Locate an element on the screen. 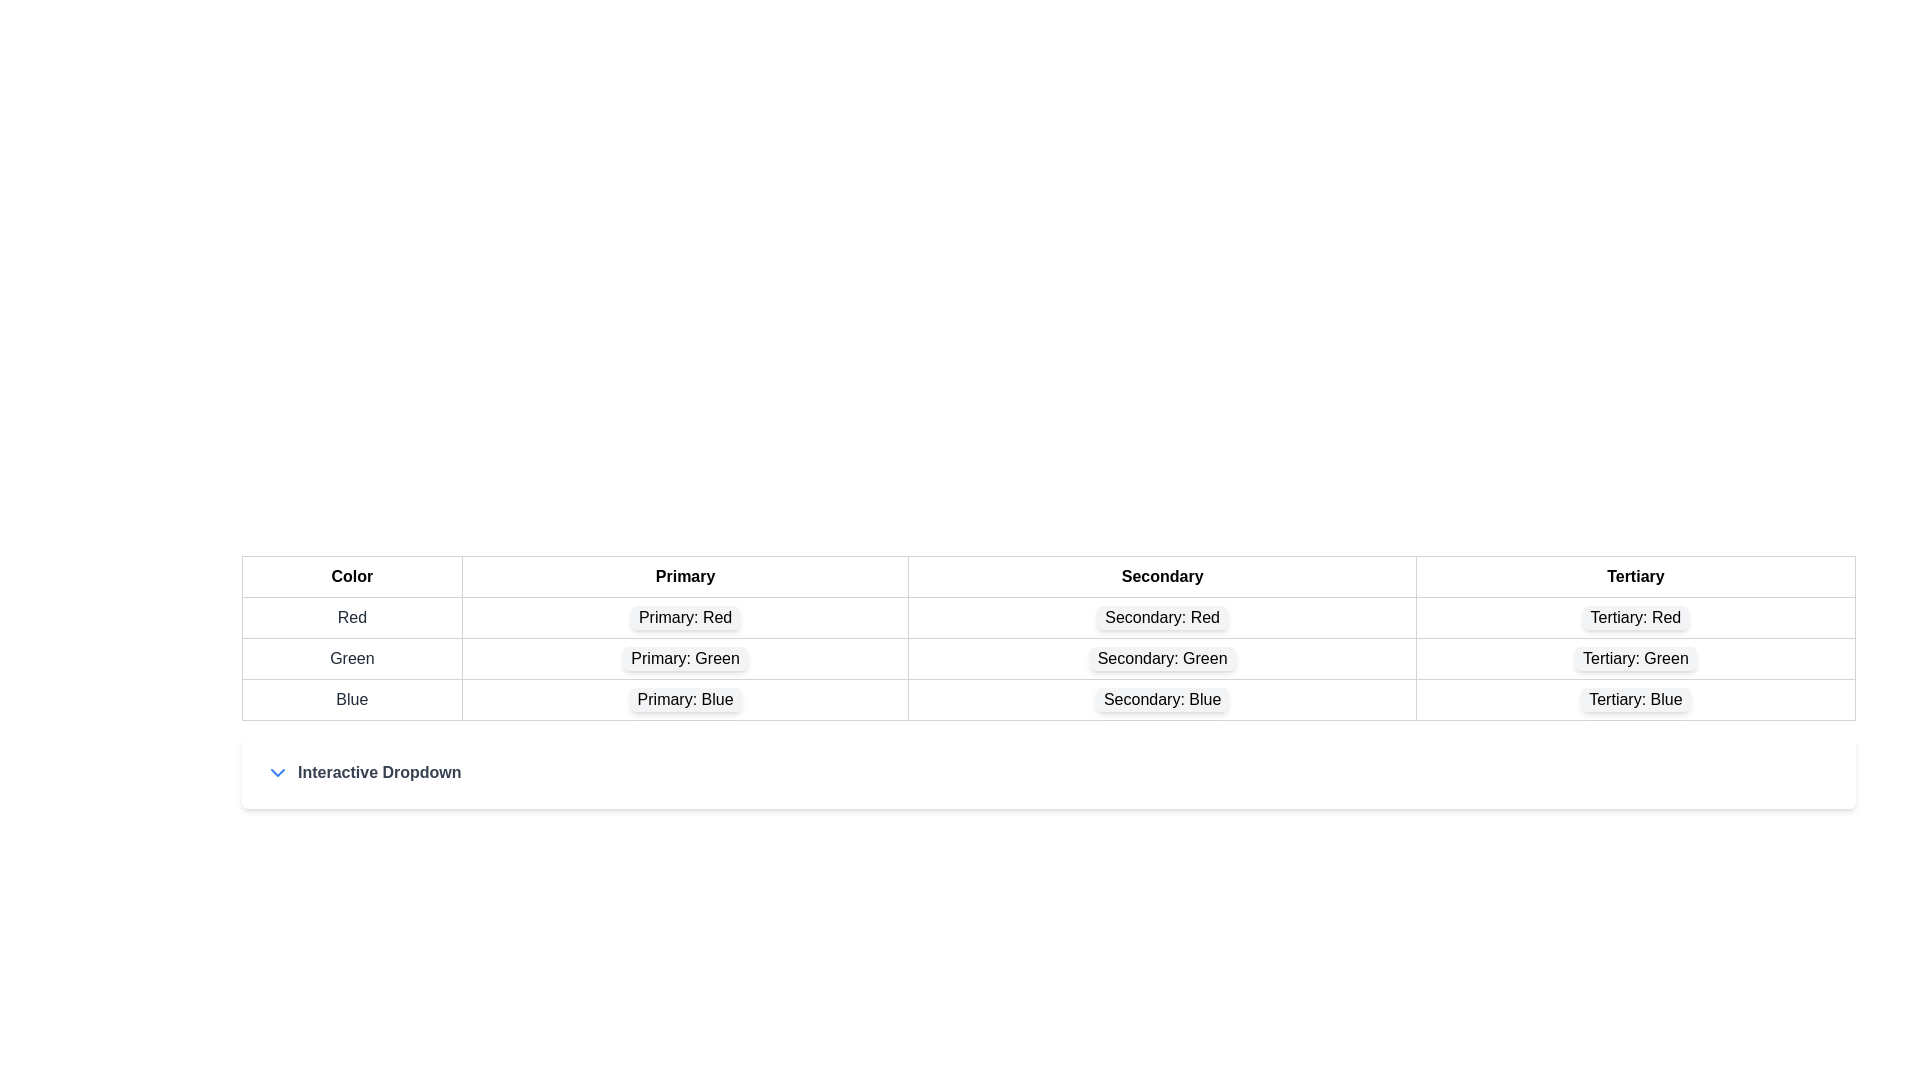  the label indicating 'Tertiary: Red' in the third column of the 'Red' color category row within the table is located at coordinates (1635, 616).